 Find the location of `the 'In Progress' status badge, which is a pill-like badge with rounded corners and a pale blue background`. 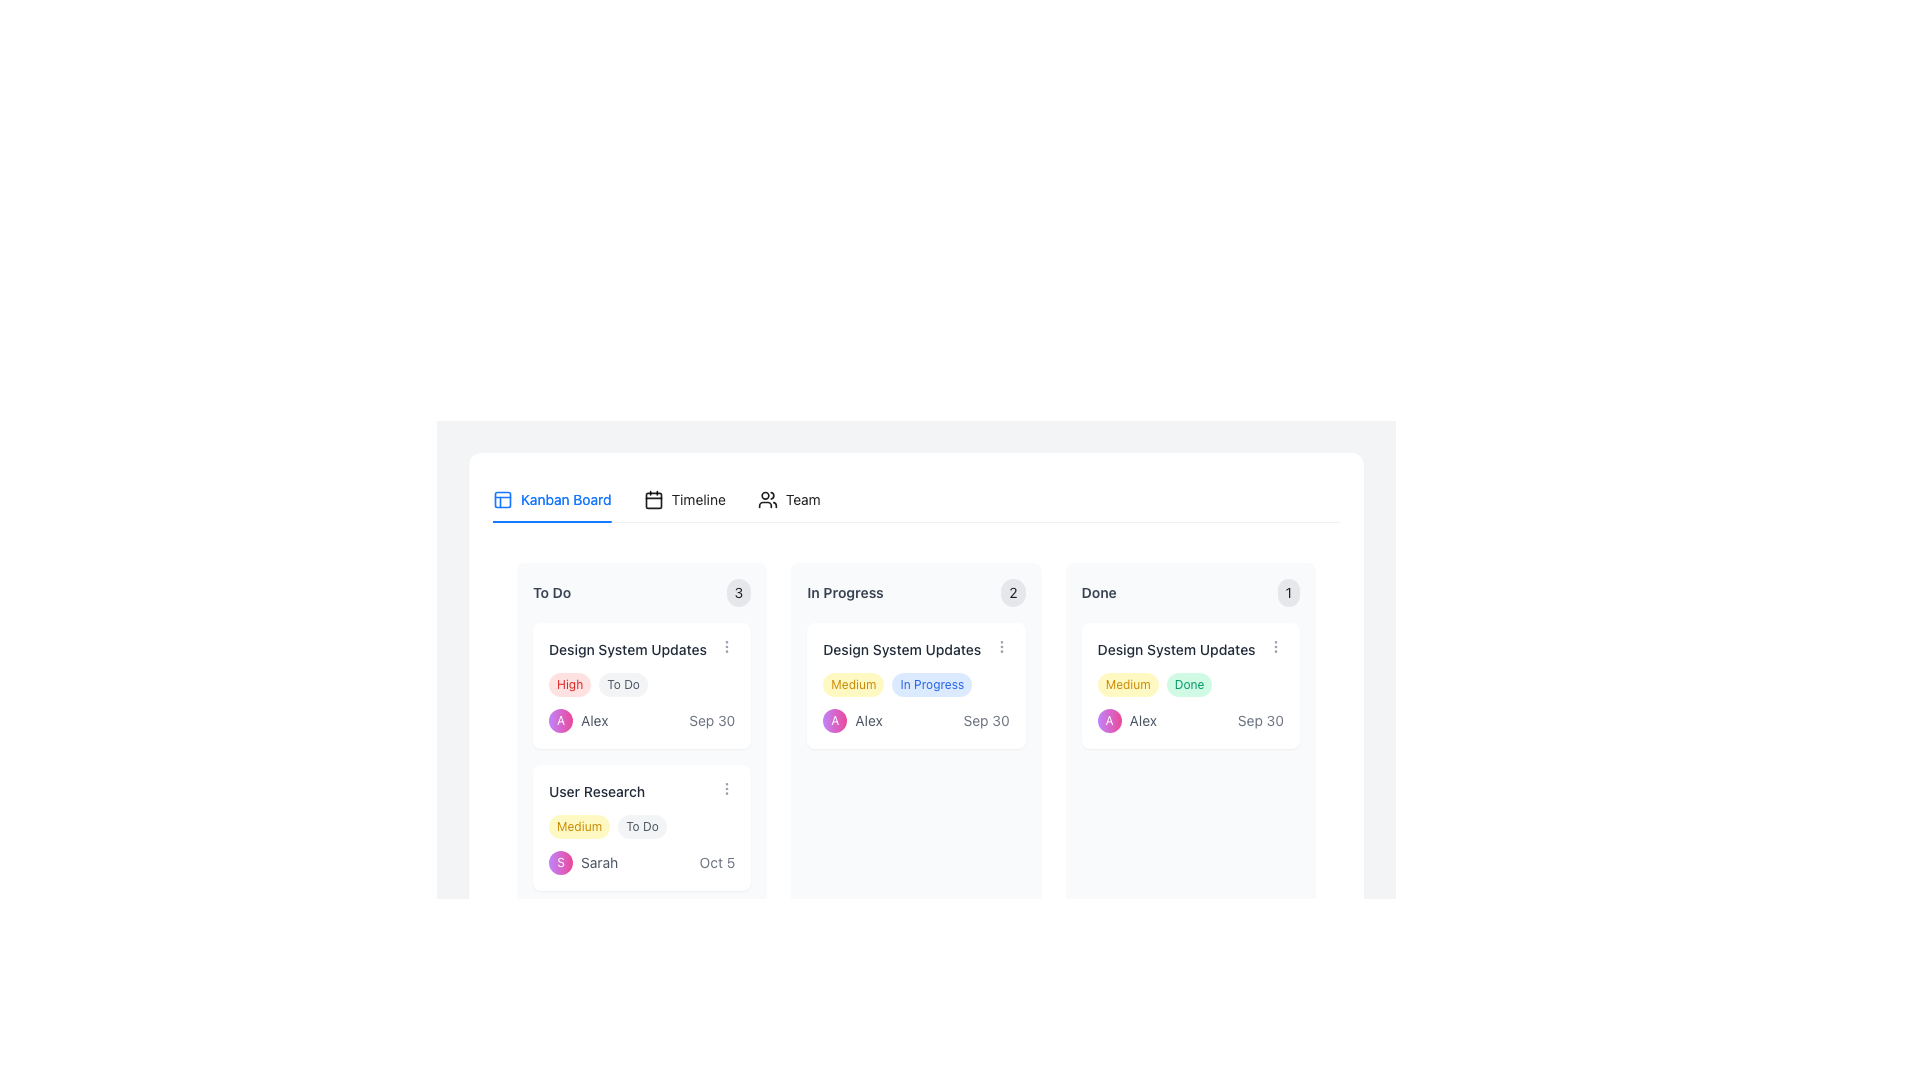

the 'In Progress' status badge, which is a pill-like badge with rounded corners and a pale blue background is located at coordinates (931, 684).